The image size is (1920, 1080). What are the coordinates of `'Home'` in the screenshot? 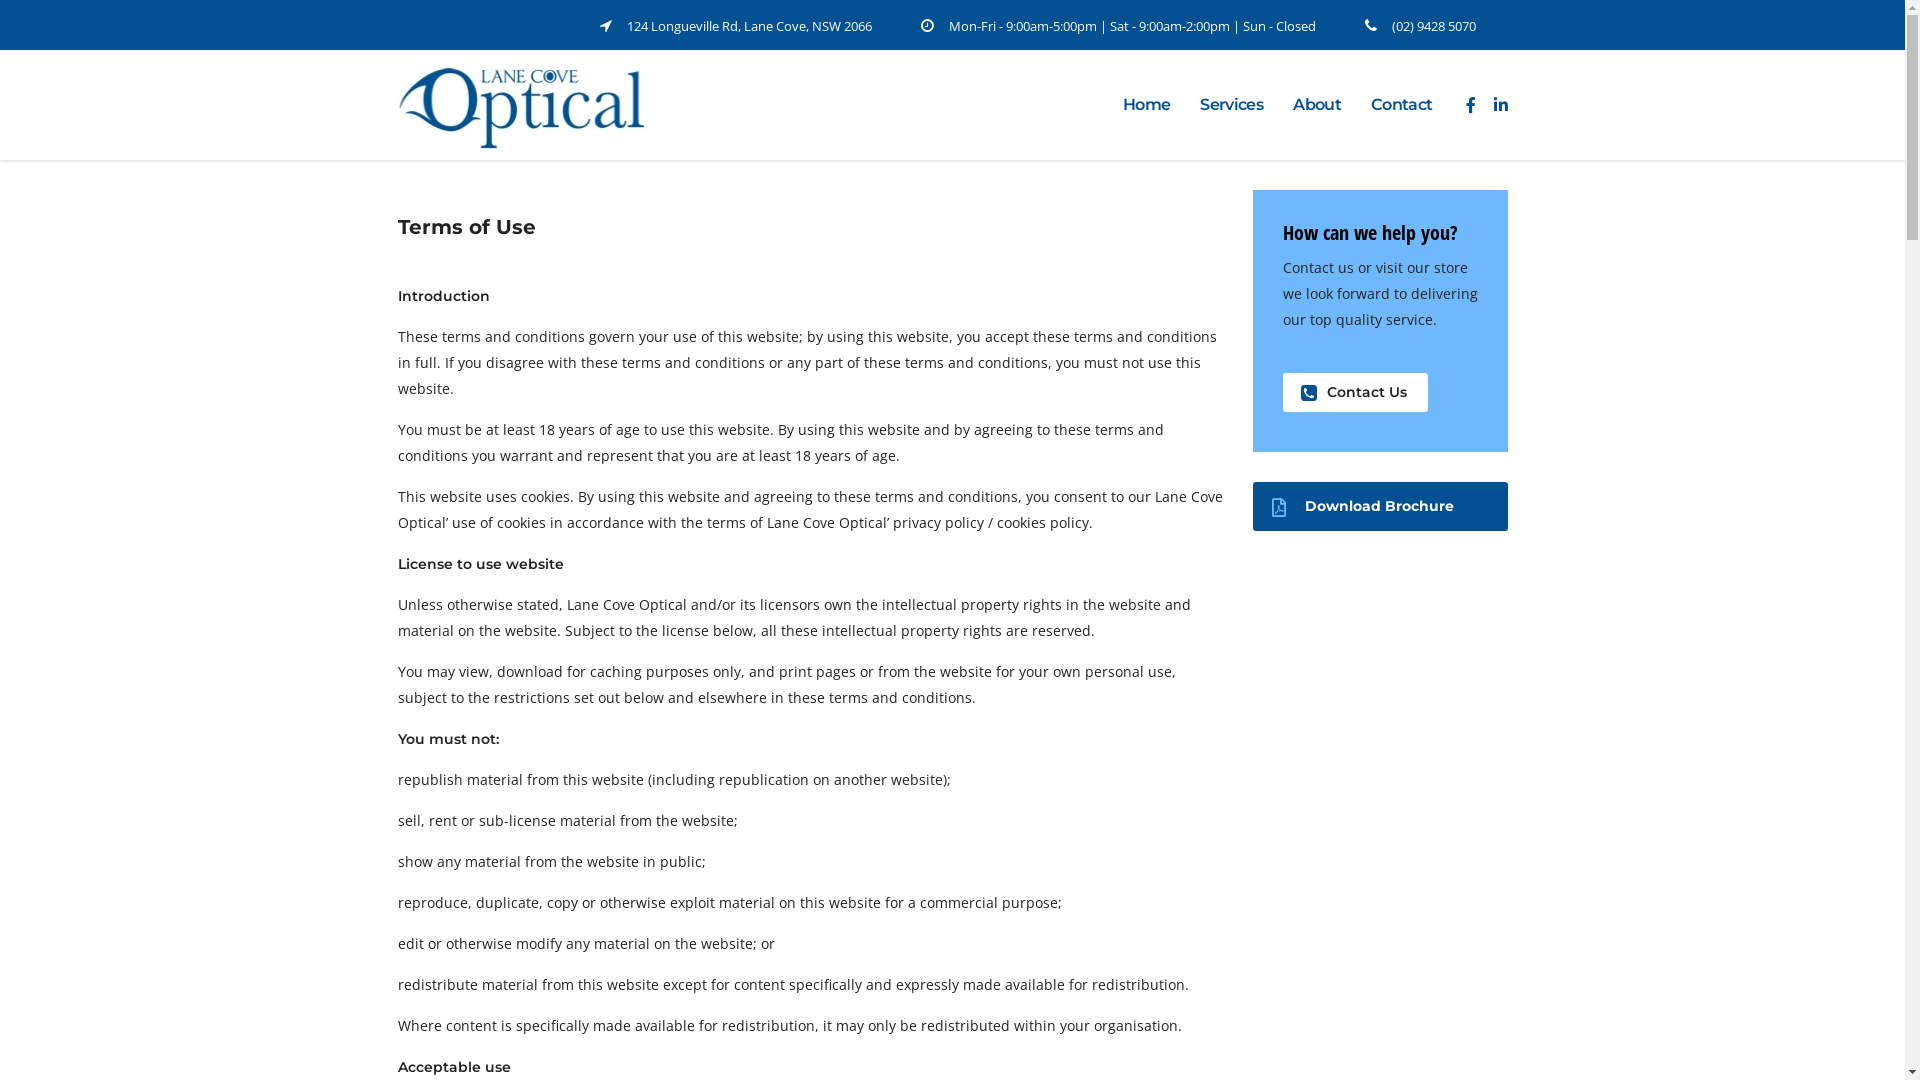 It's located at (1146, 104).